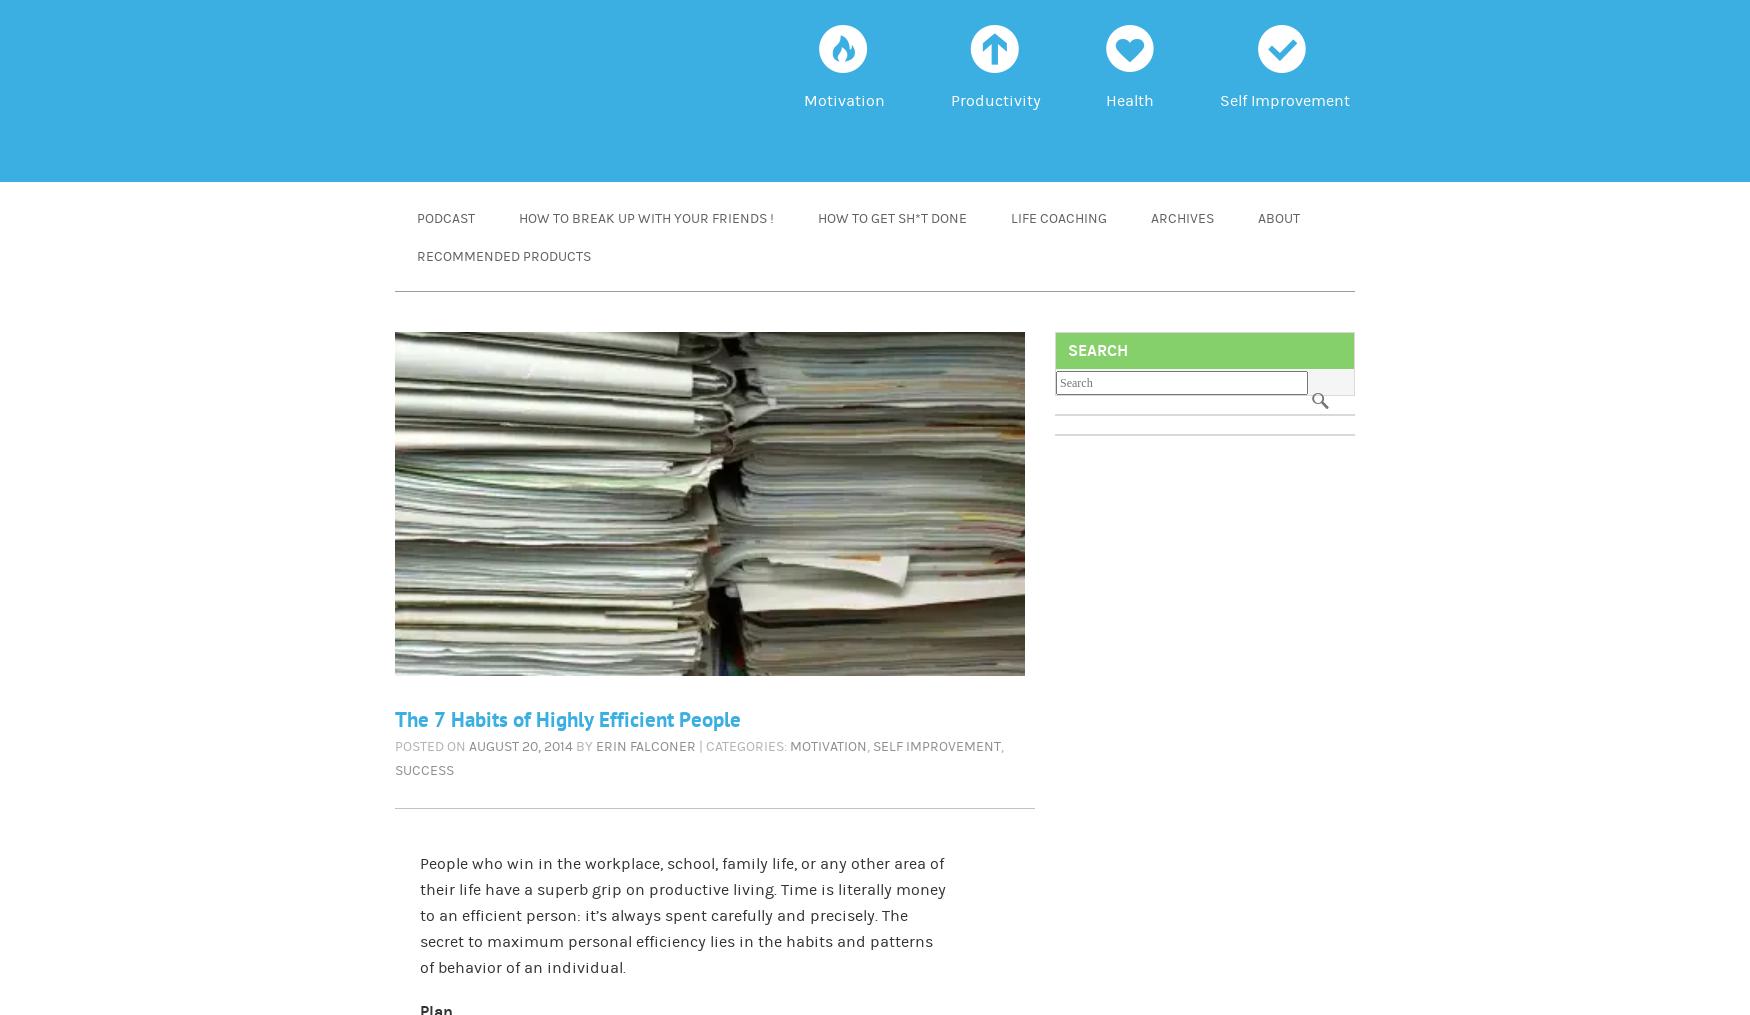 This screenshot has height=1015, width=1750. What do you see at coordinates (682, 914) in the screenshot?
I see `'People who win in the workplace, school, family life, or any other area of their life have a superb grip on productive living. Time is literally money to an efficient person: it’s always spent carefully and precisely. The secret to maximum personal efficiency lies in the habits and patterns of behavior of an individual.'` at bounding box center [682, 914].